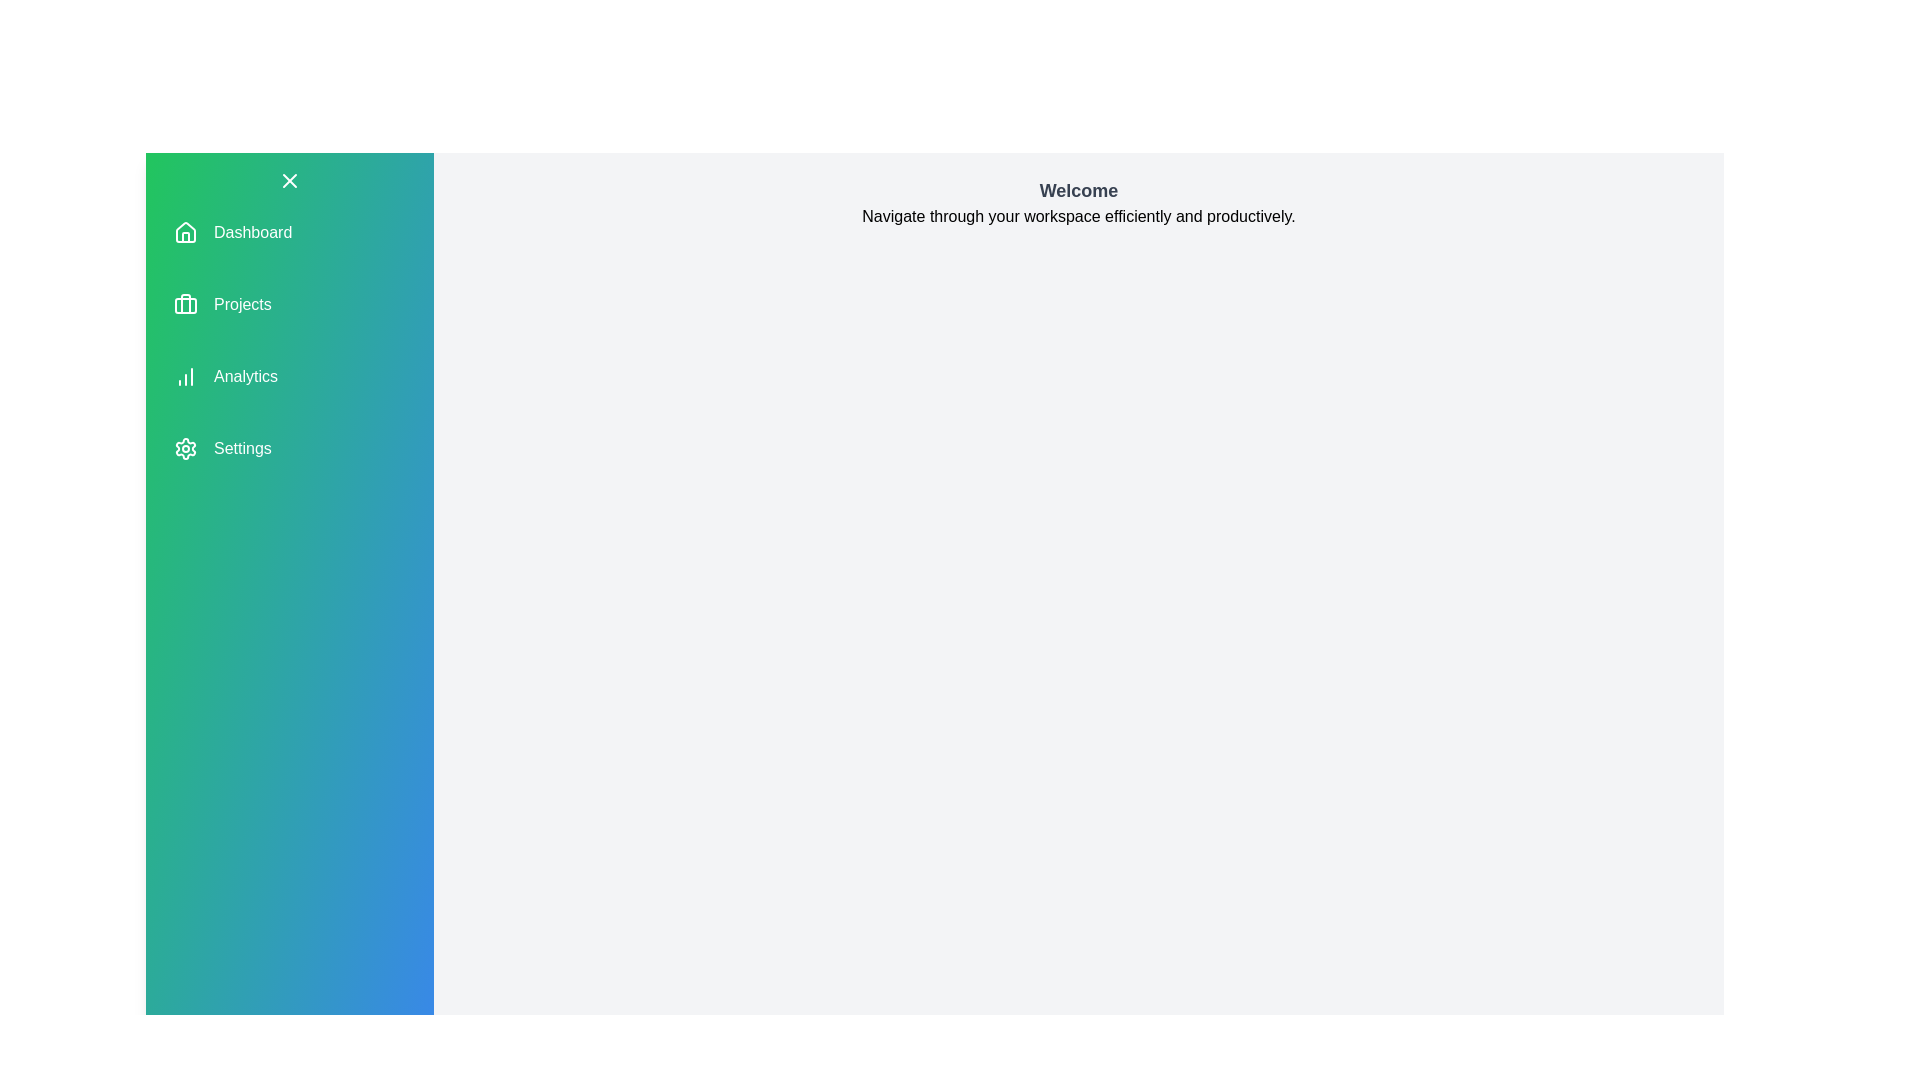  What do you see at coordinates (252, 231) in the screenshot?
I see `the navigation item corresponding to Dashboard` at bounding box center [252, 231].